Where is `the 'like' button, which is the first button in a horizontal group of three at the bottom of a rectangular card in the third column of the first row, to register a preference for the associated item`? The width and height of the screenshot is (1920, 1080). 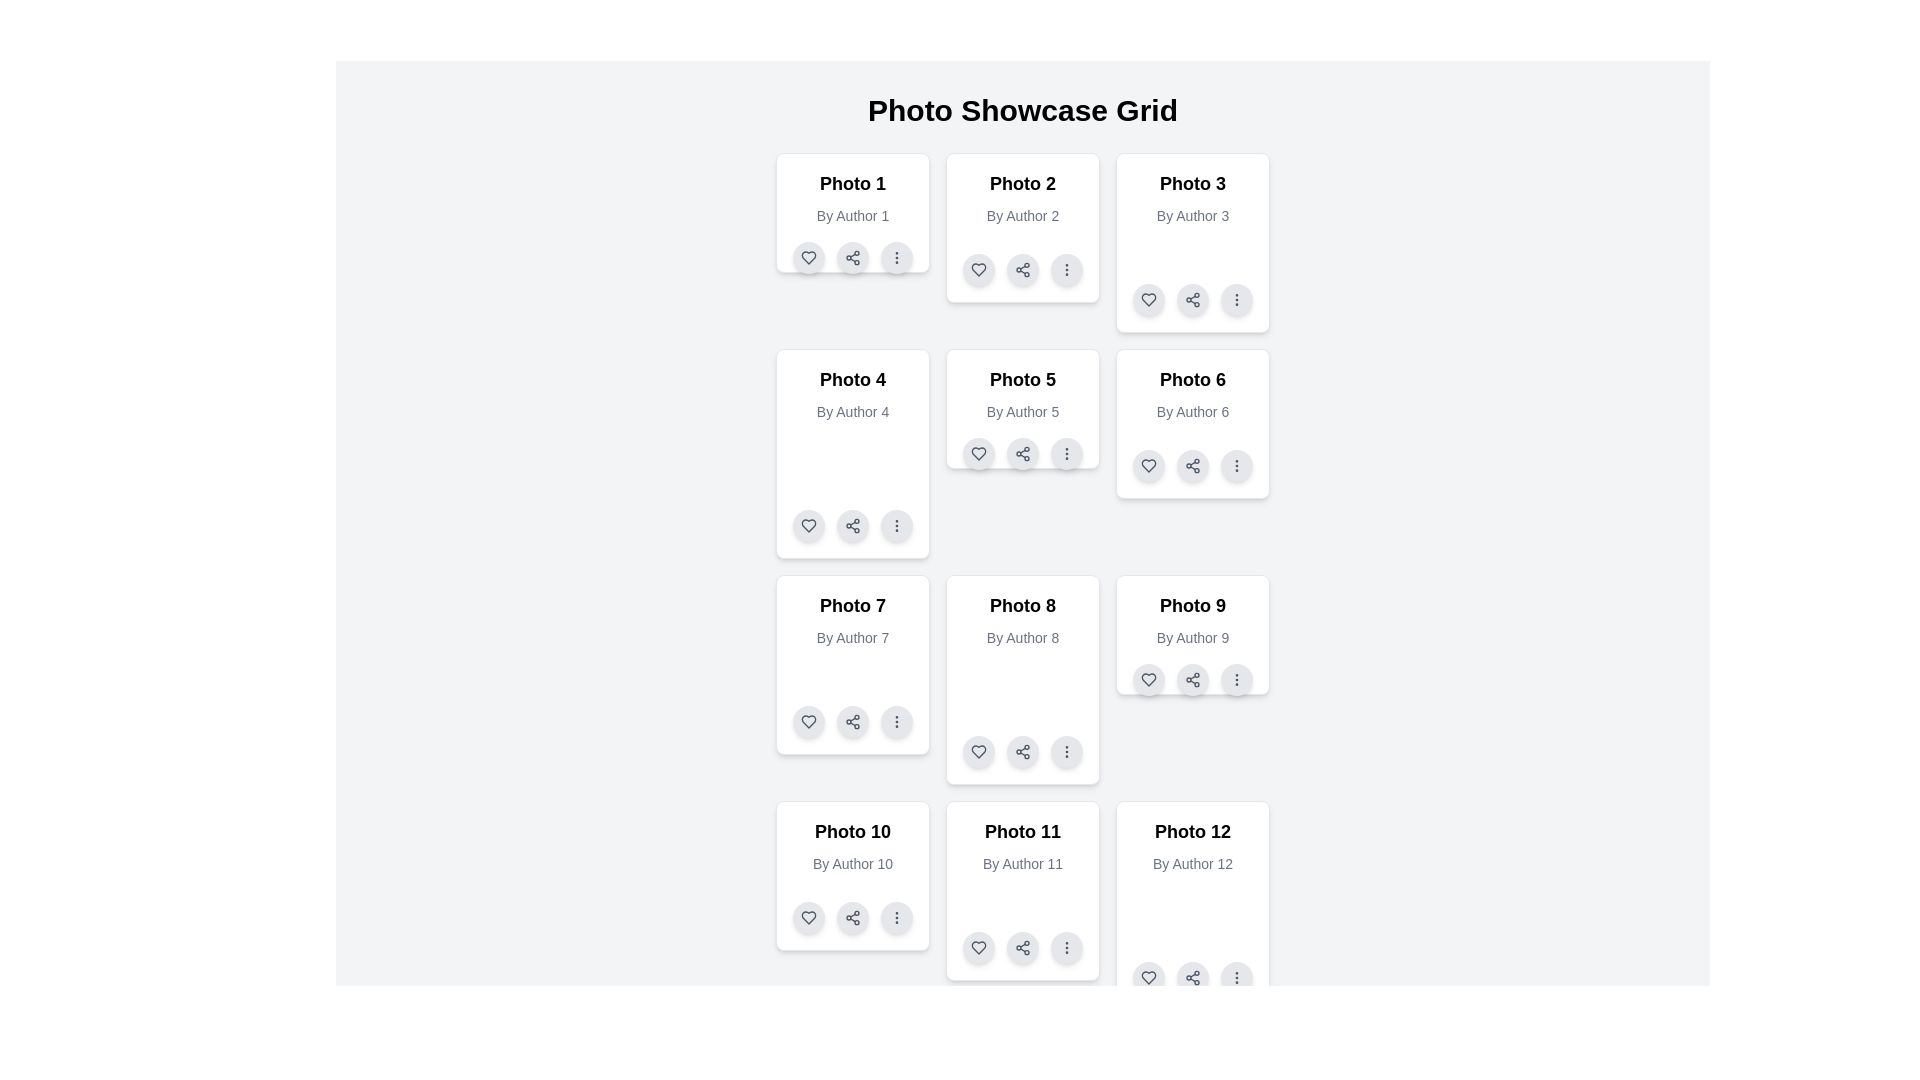 the 'like' button, which is the first button in a horizontal group of three at the bottom of a rectangular card in the third column of the first row, to register a preference for the associated item is located at coordinates (1148, 300).